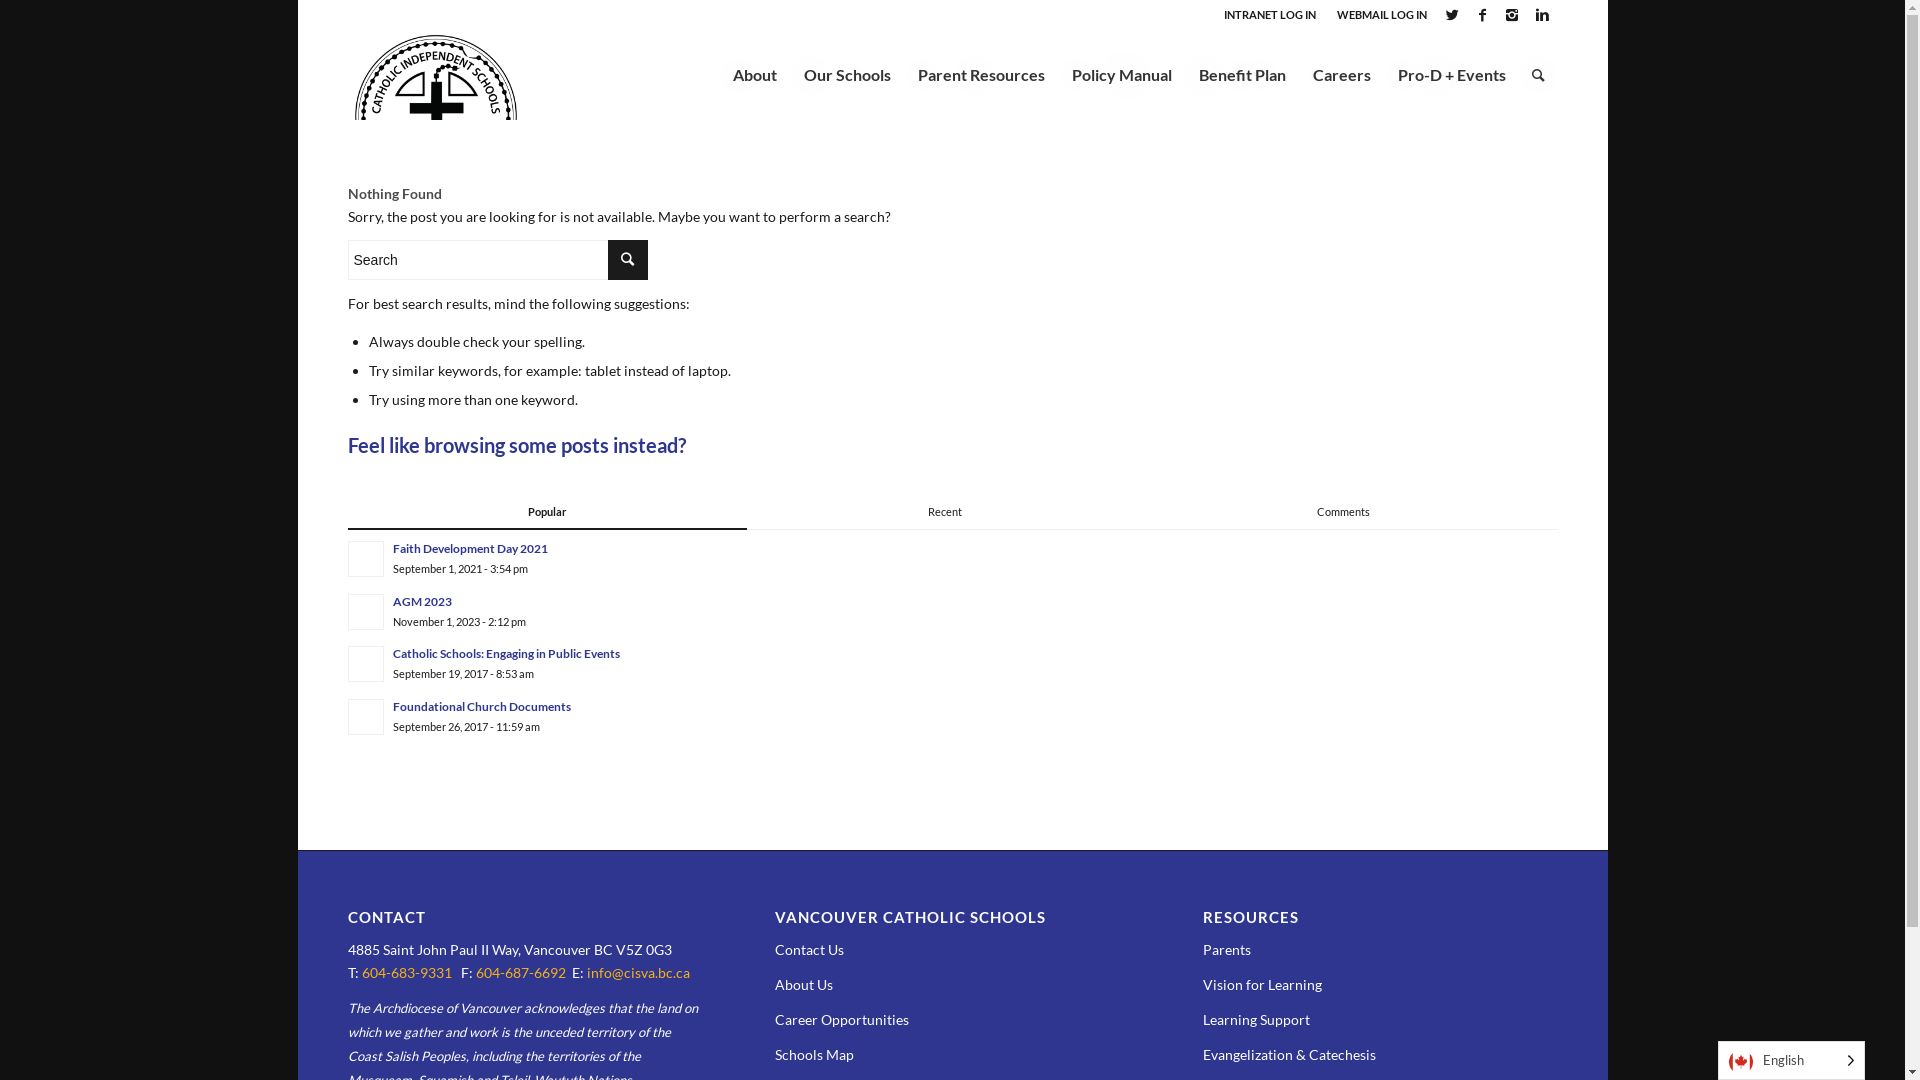  Describe the element at coordinates (952, 609) in the screenshot. I see `'AGM 2023` at that location.